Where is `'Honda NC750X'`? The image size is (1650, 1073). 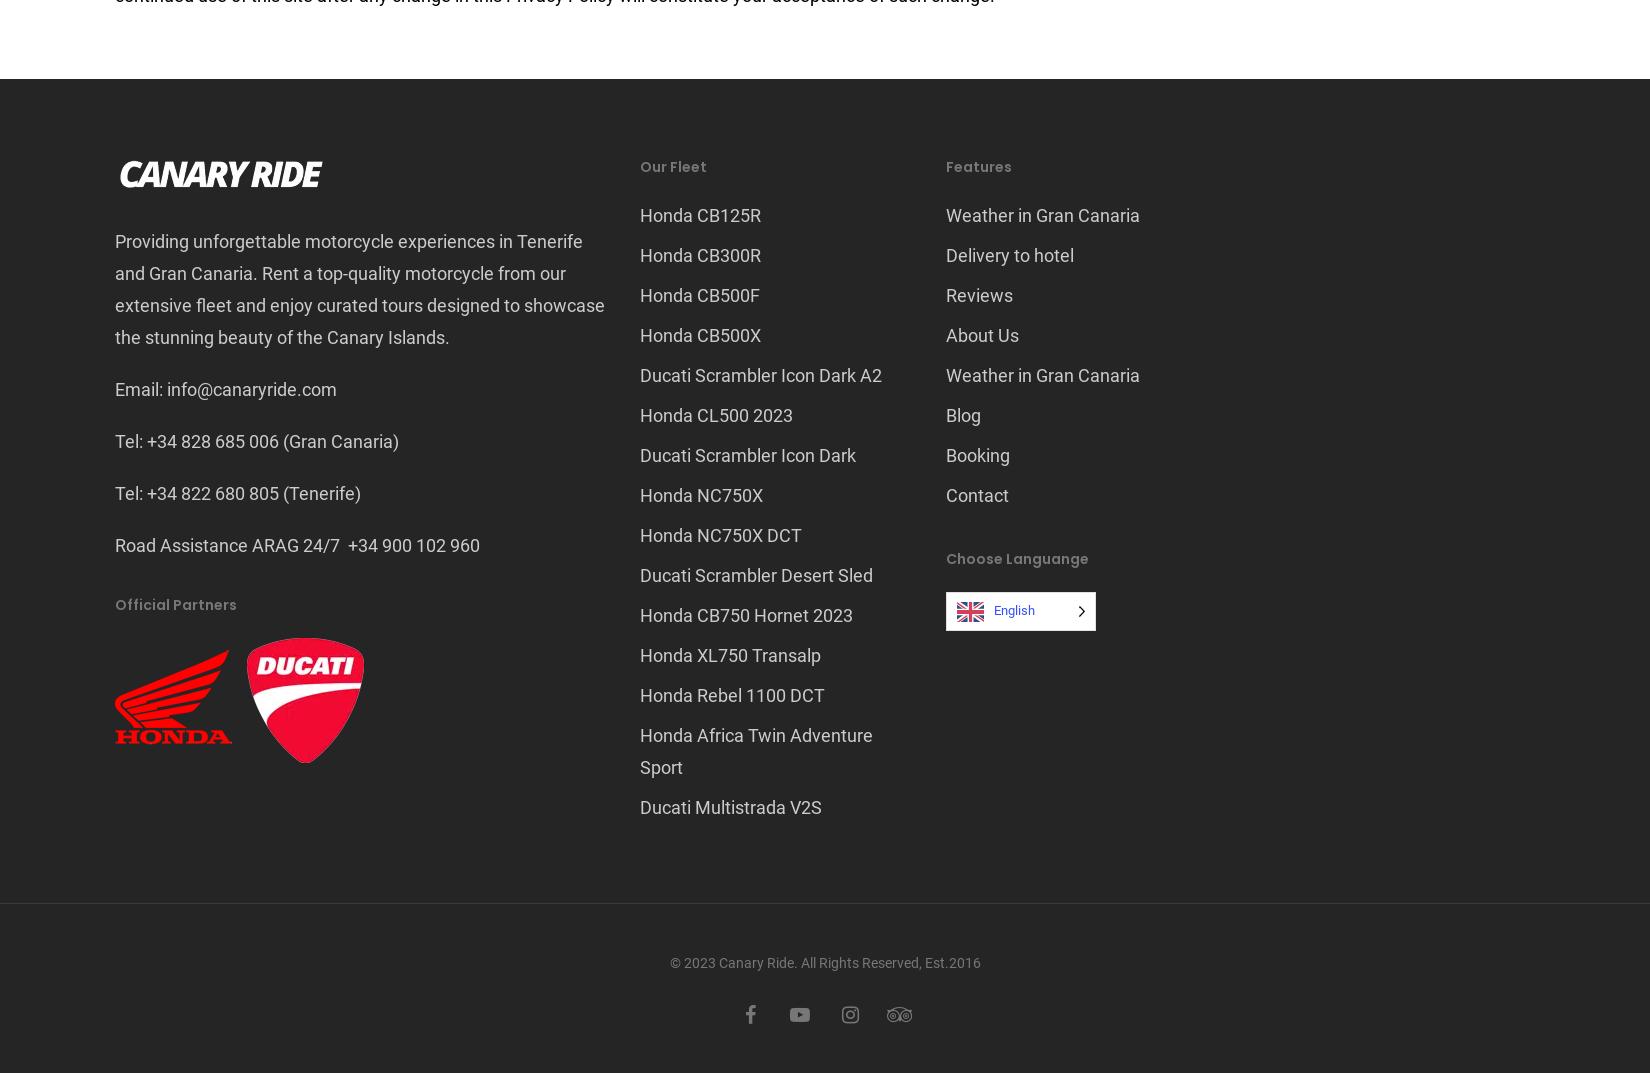 'Honda NC750X' is located at coordinates (700, 494).